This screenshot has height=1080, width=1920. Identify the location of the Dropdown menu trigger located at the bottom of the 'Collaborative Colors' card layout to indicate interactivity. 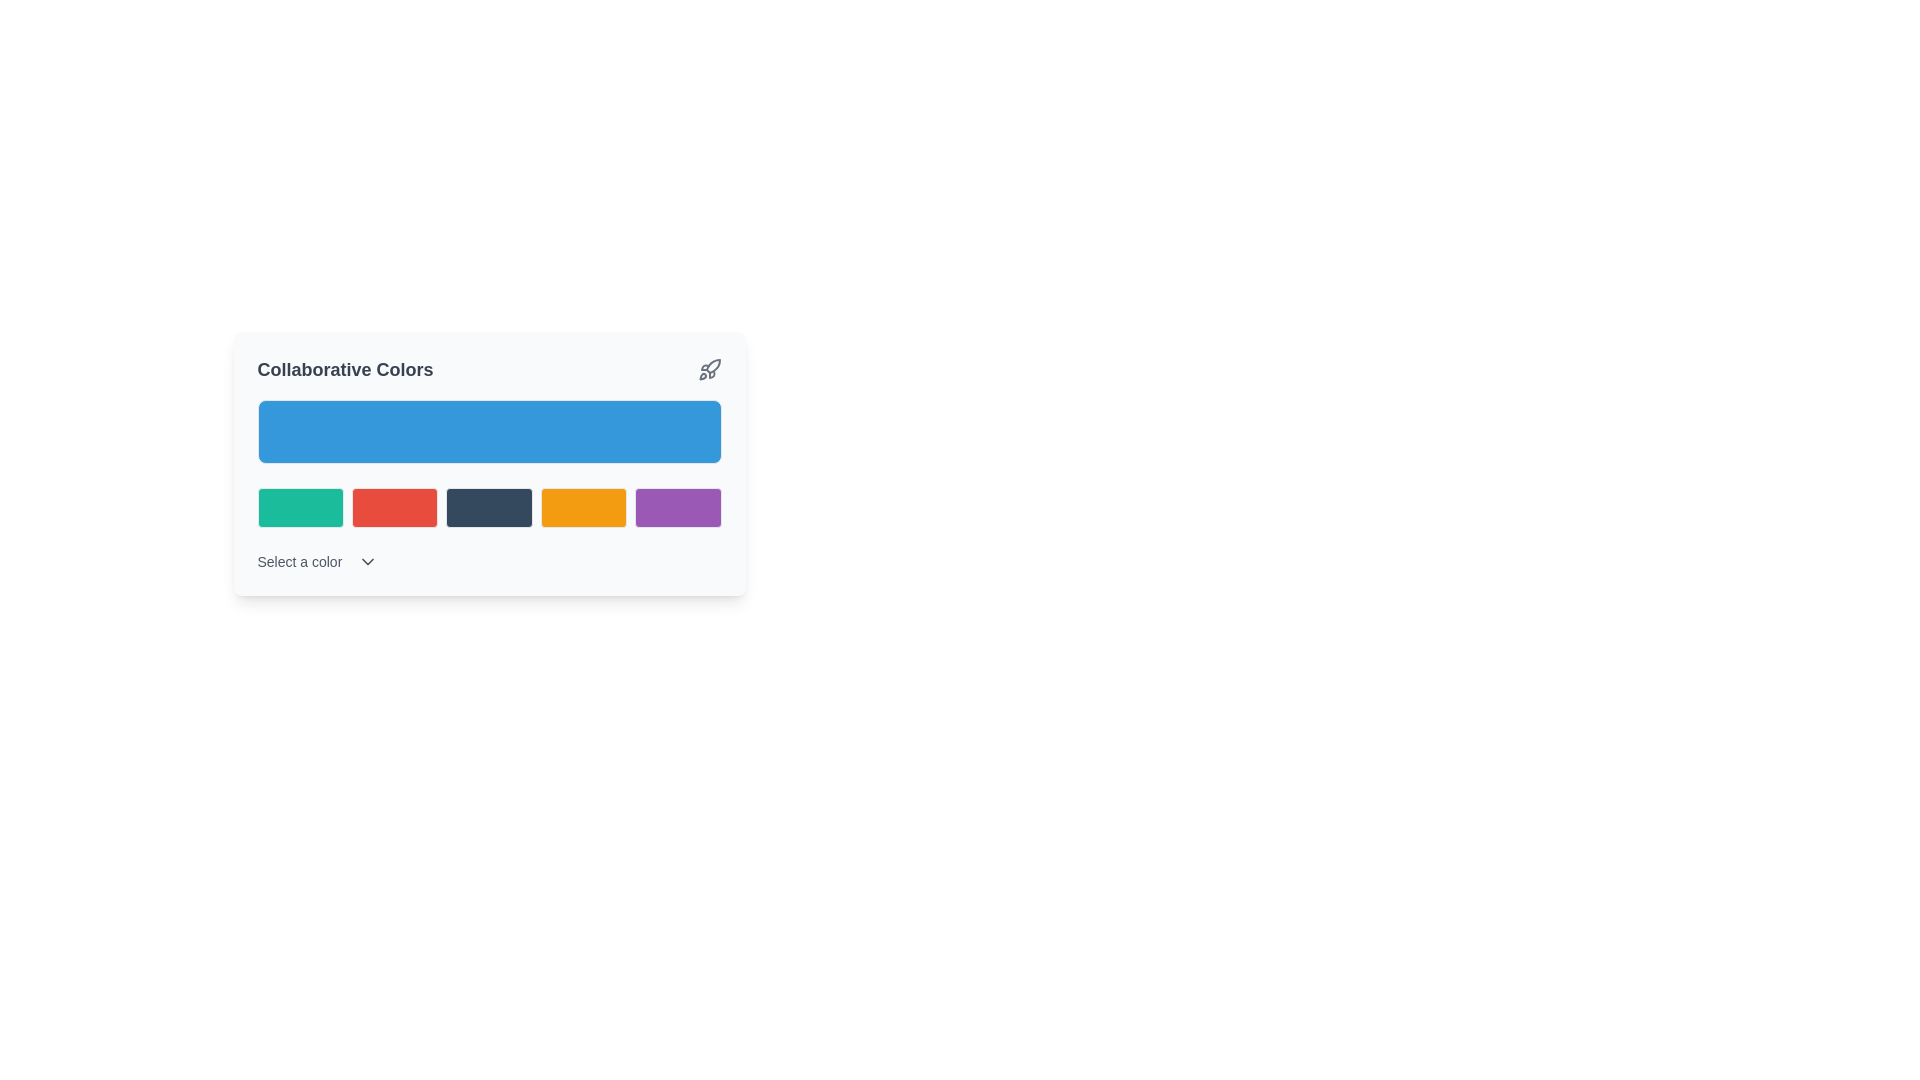
(489, 562).